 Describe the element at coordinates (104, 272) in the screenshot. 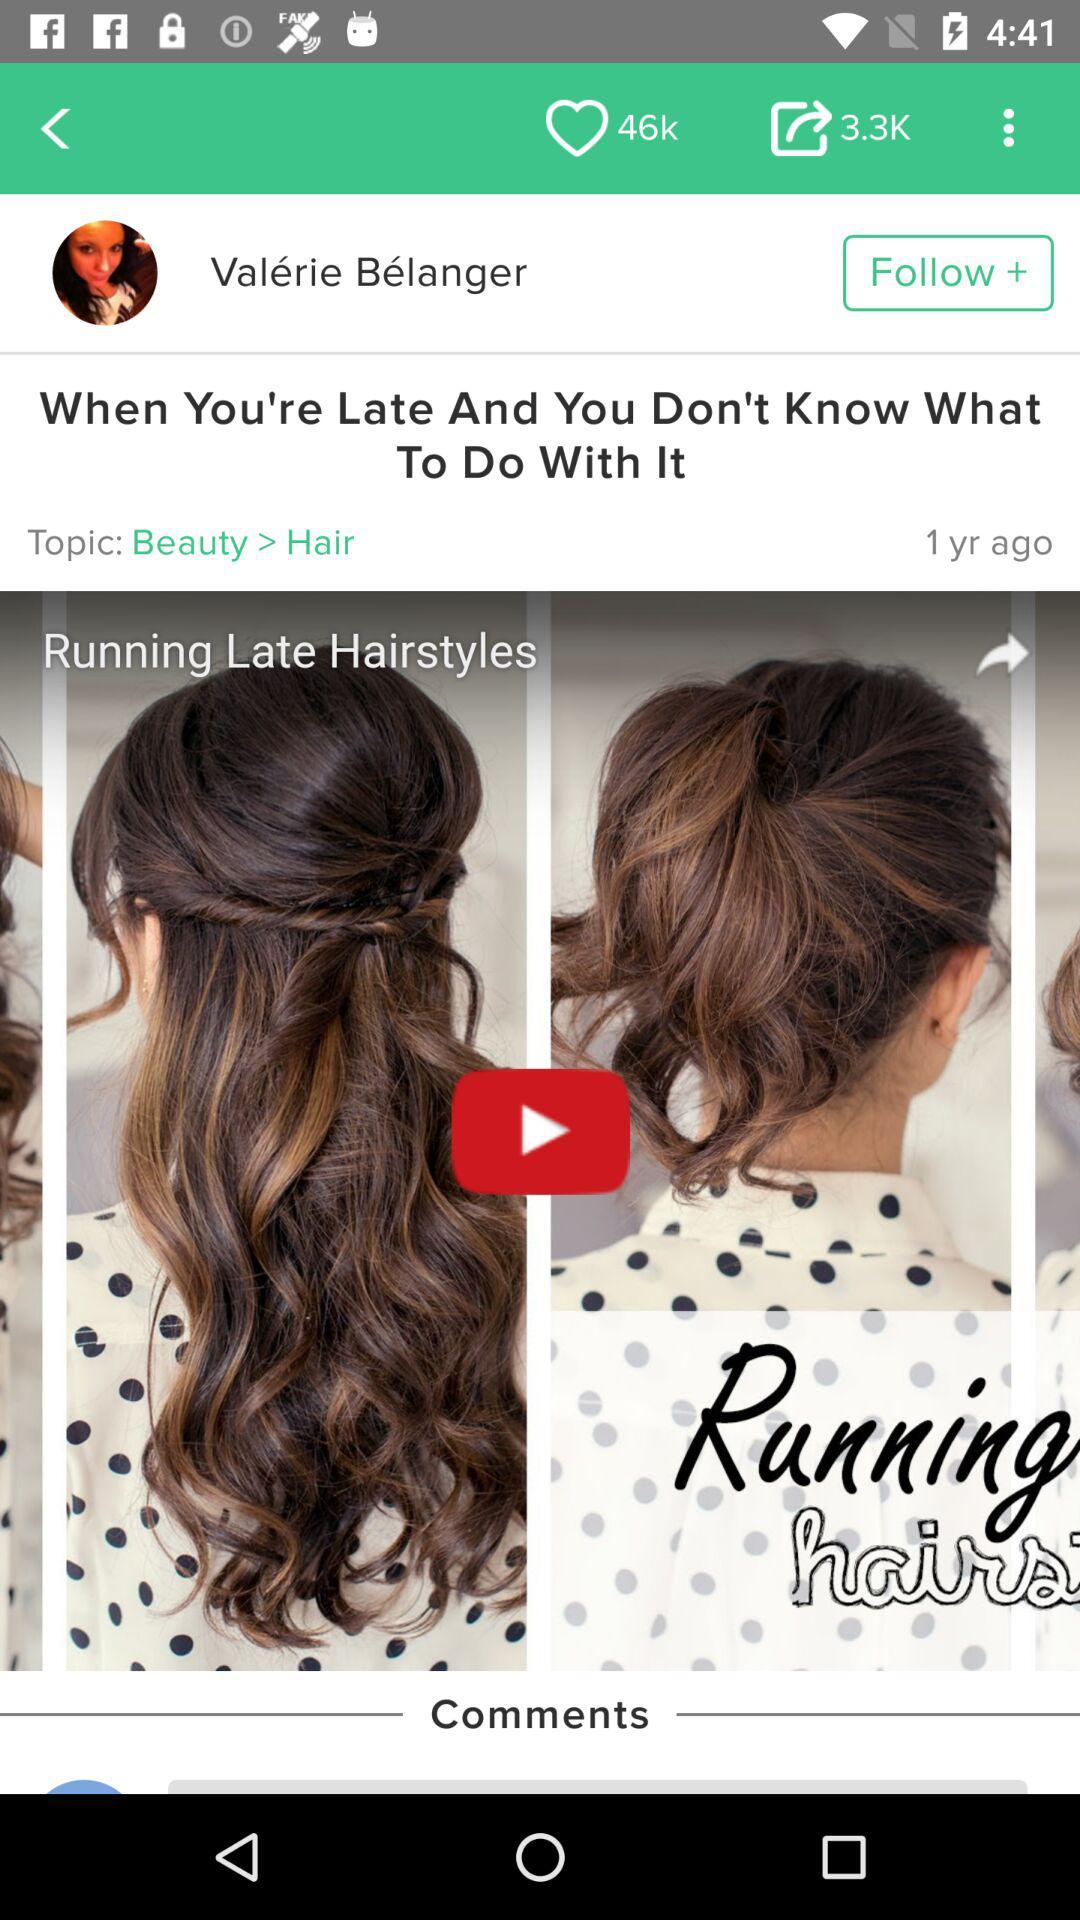

I see `it show the display image` at that location.